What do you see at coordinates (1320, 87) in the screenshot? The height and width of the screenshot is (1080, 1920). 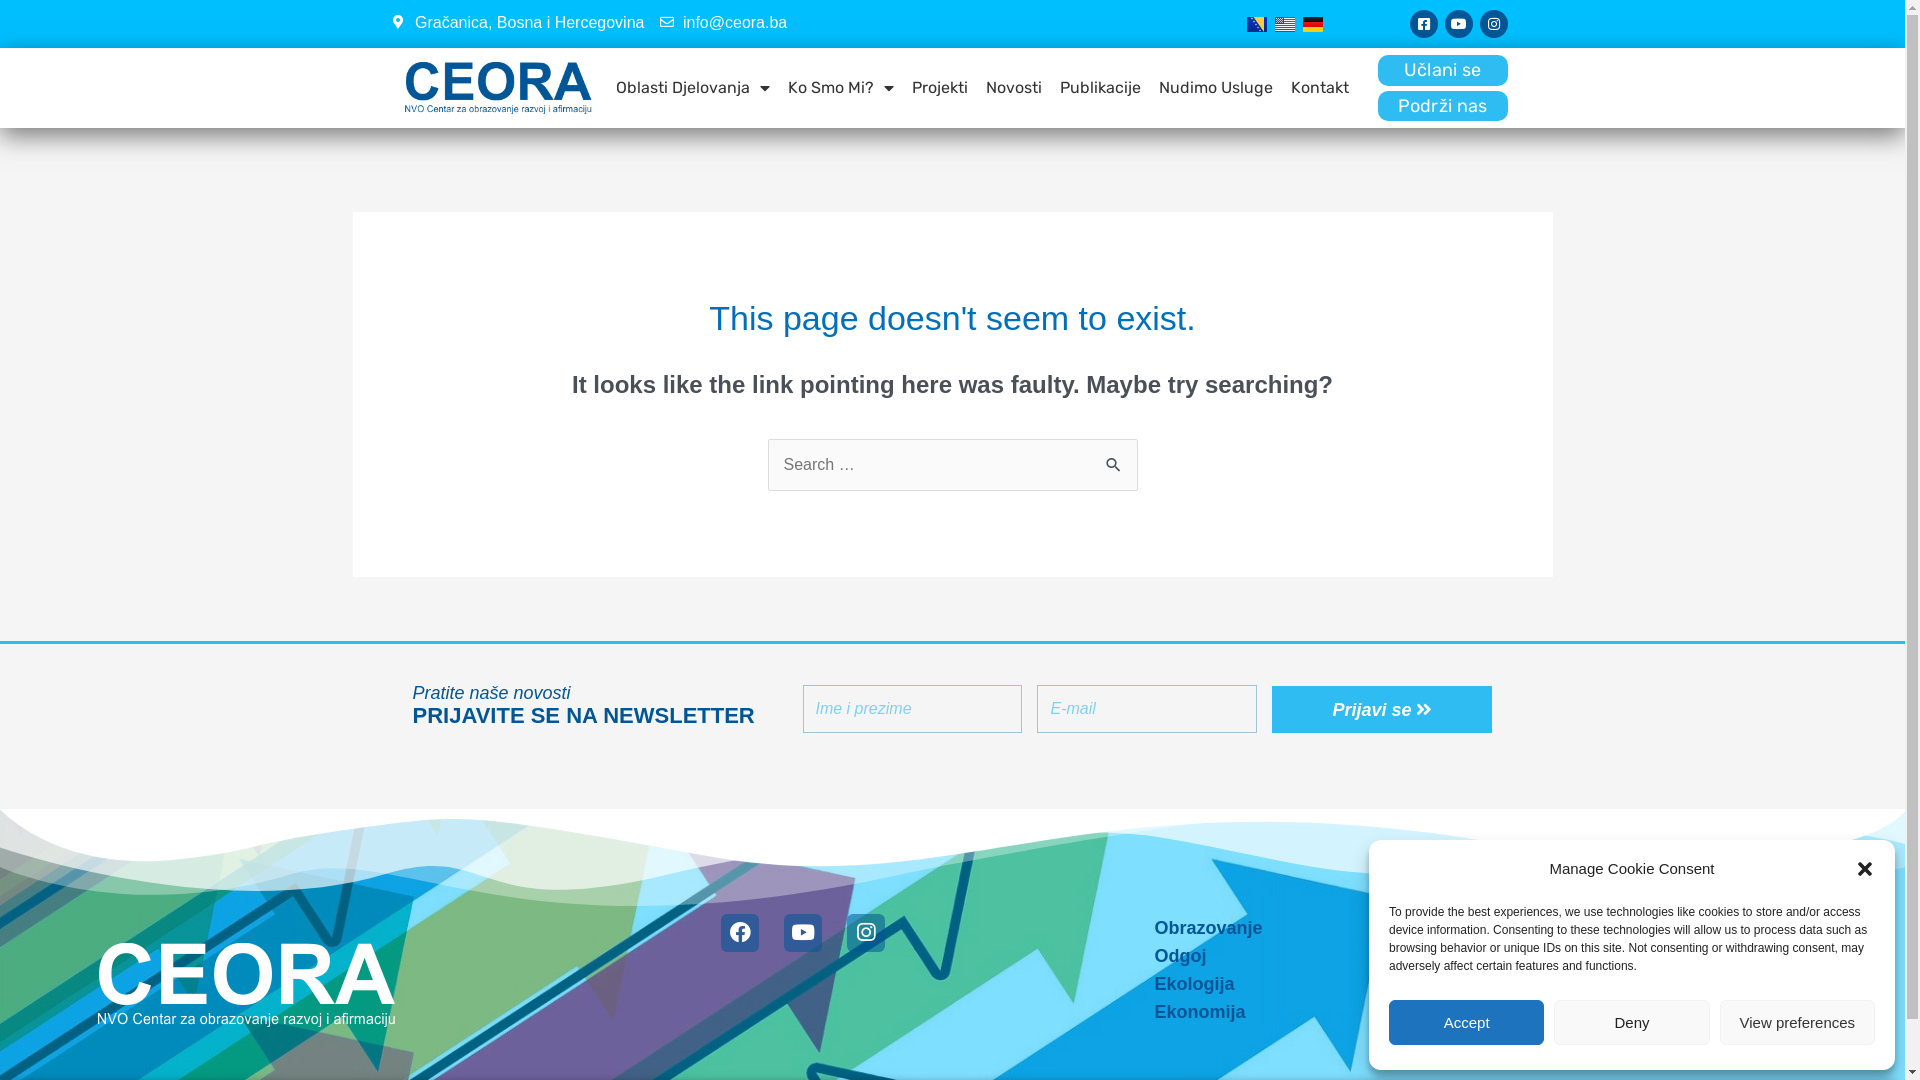 I see `'Kontakt'` at bounding box center [1320, 87].